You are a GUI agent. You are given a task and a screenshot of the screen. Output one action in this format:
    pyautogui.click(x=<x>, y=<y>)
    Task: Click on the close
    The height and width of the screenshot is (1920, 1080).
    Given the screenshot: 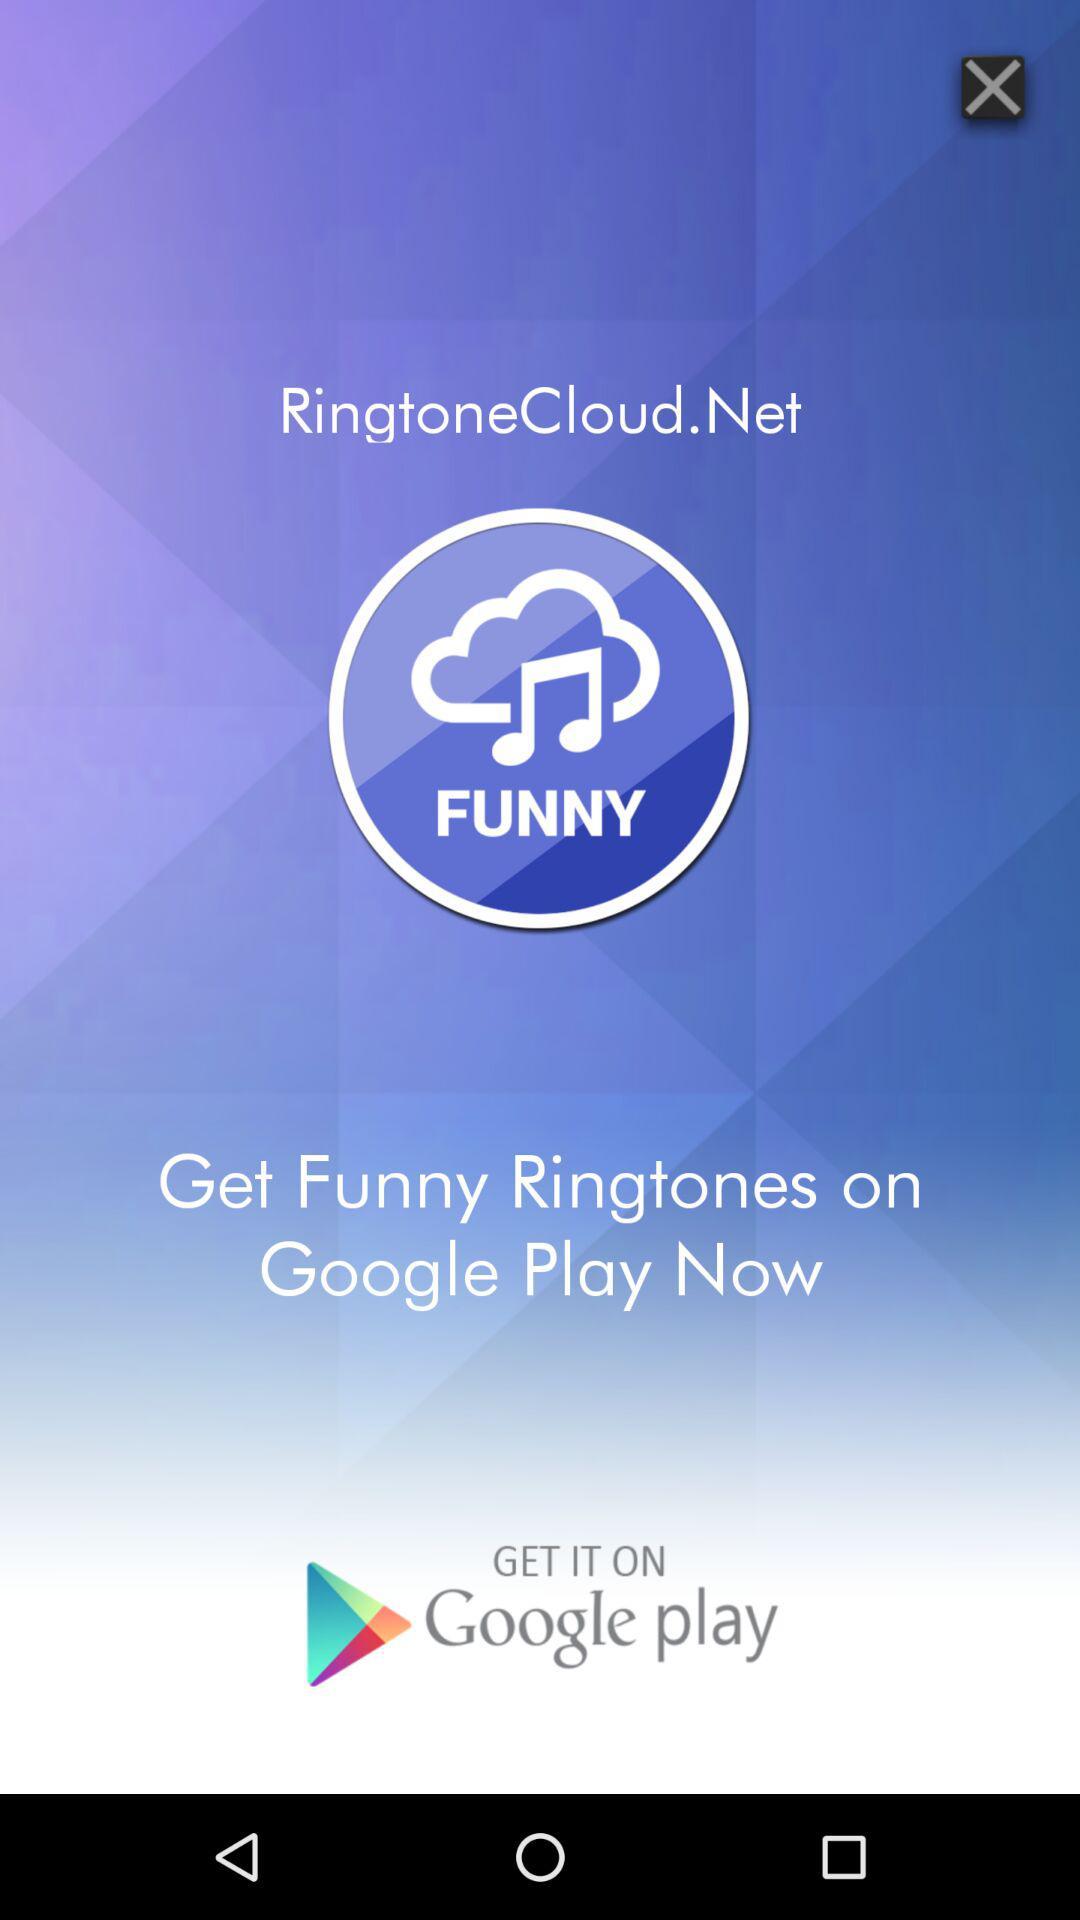 What is the action you would take?
    pyautogui.click(x=992, y=85)
    